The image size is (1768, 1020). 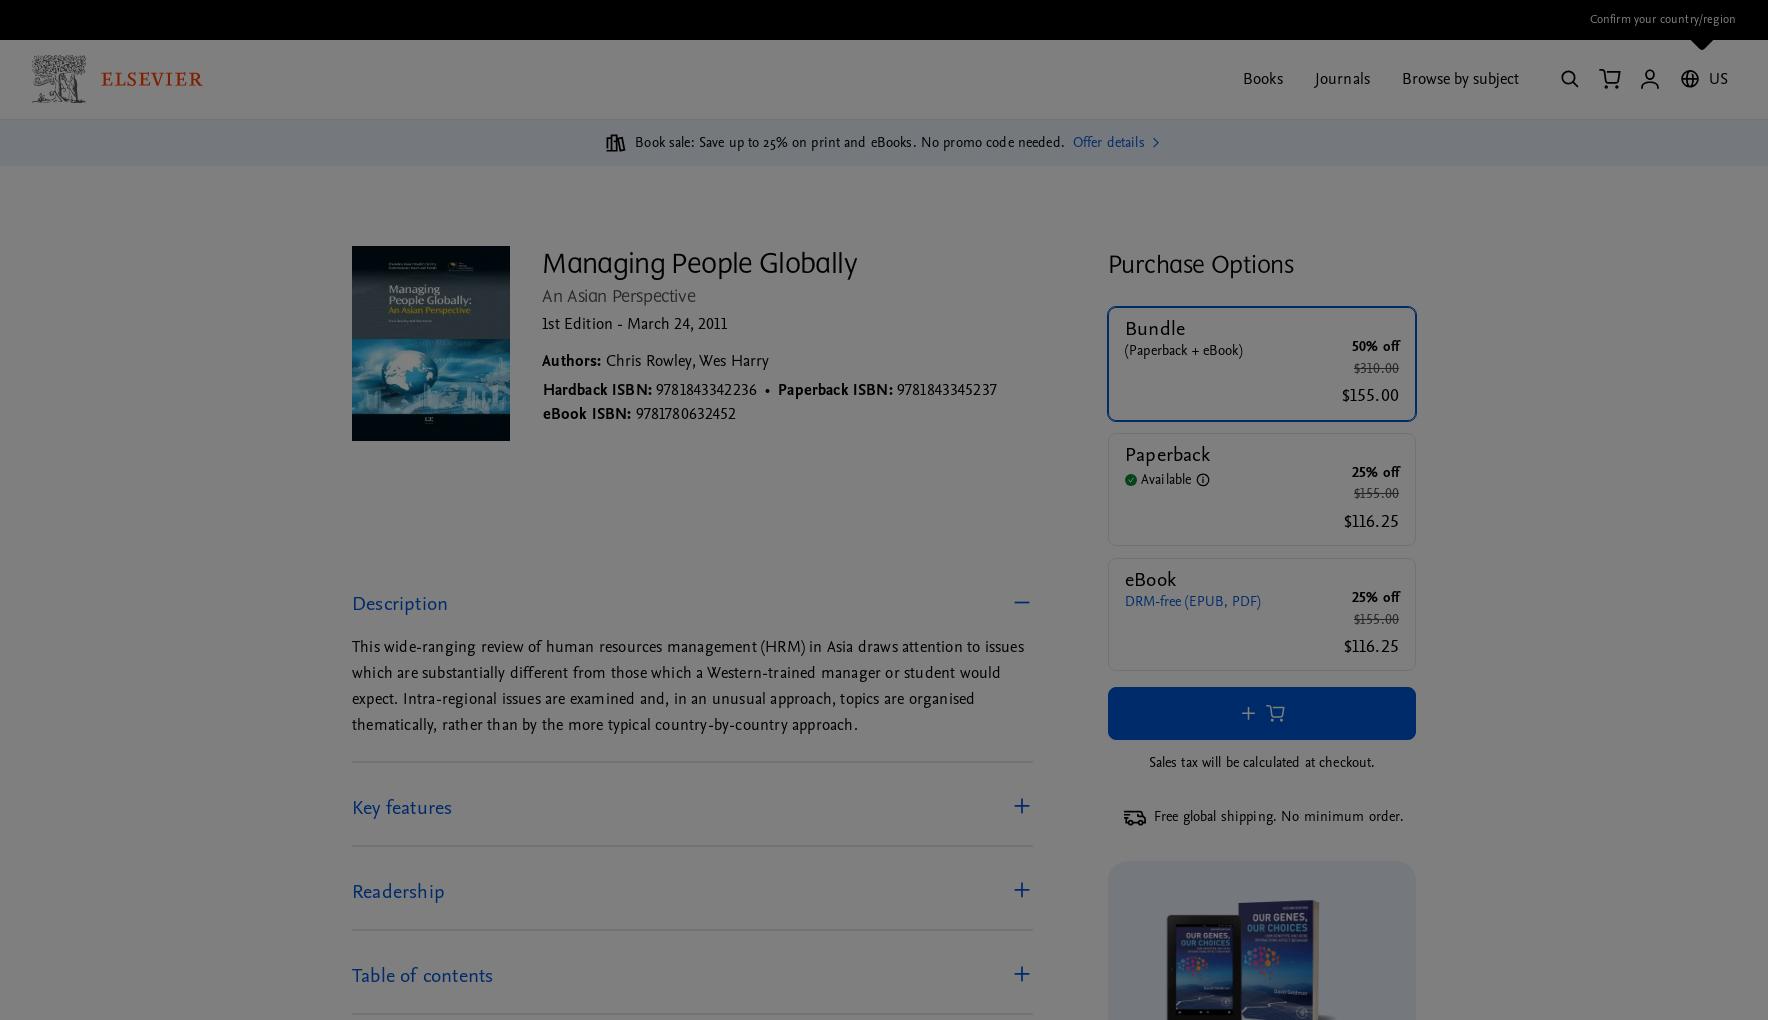 I want to click on '9781843345237', so click(x=945, y=389).